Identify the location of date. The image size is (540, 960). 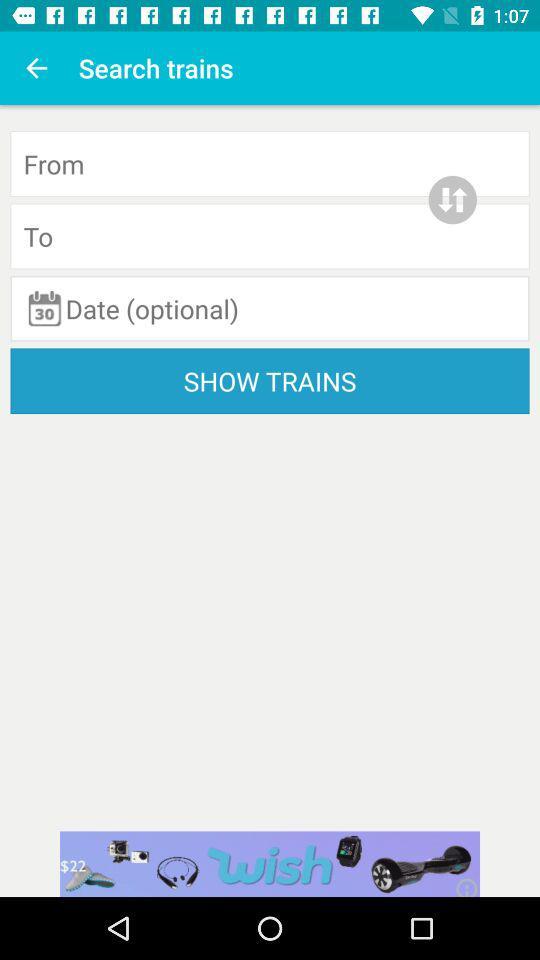
(270, 308).